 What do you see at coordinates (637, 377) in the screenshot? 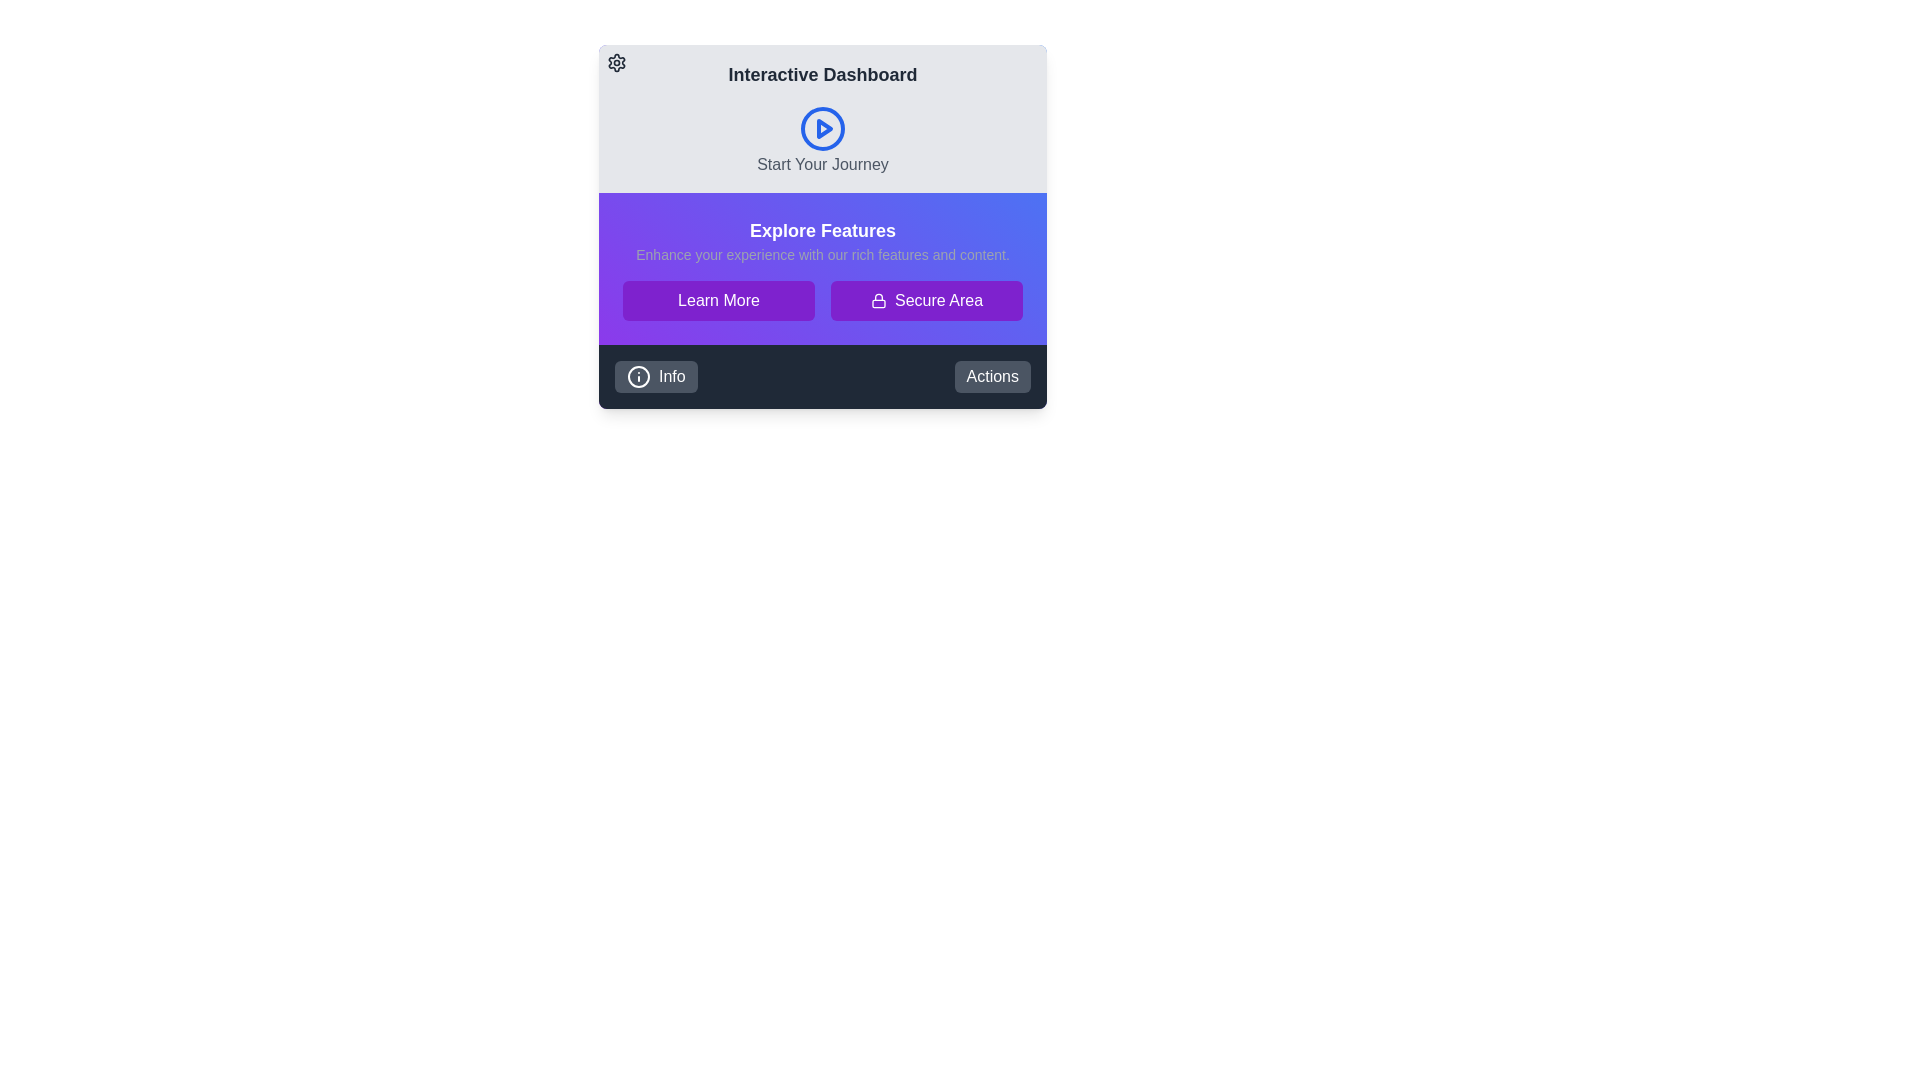
I see `the 'Info' button which contains the informational icon located in the bottom-left corner of the card-like component` at bounding box center [637, 377].